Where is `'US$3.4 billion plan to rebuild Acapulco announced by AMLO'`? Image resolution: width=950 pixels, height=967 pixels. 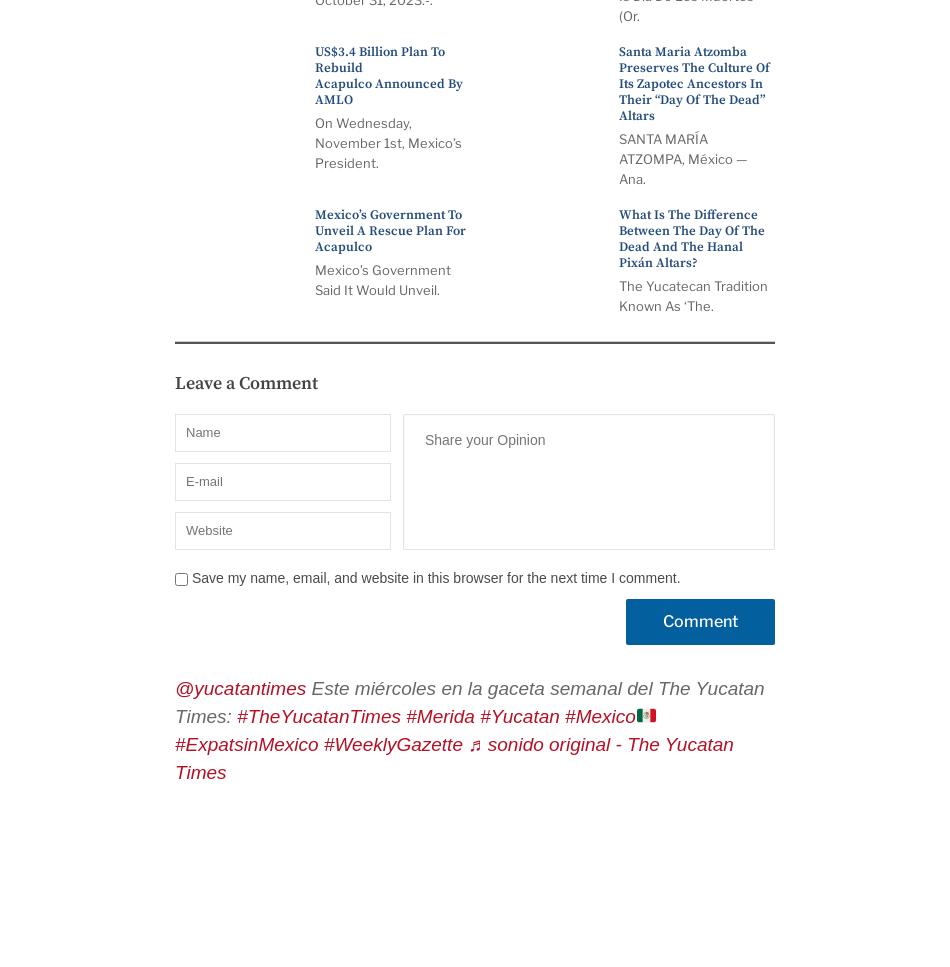
'US$3.4 billion plan to rebuild Acapulco announced by AMLO' is located at coordinates (388, 76).